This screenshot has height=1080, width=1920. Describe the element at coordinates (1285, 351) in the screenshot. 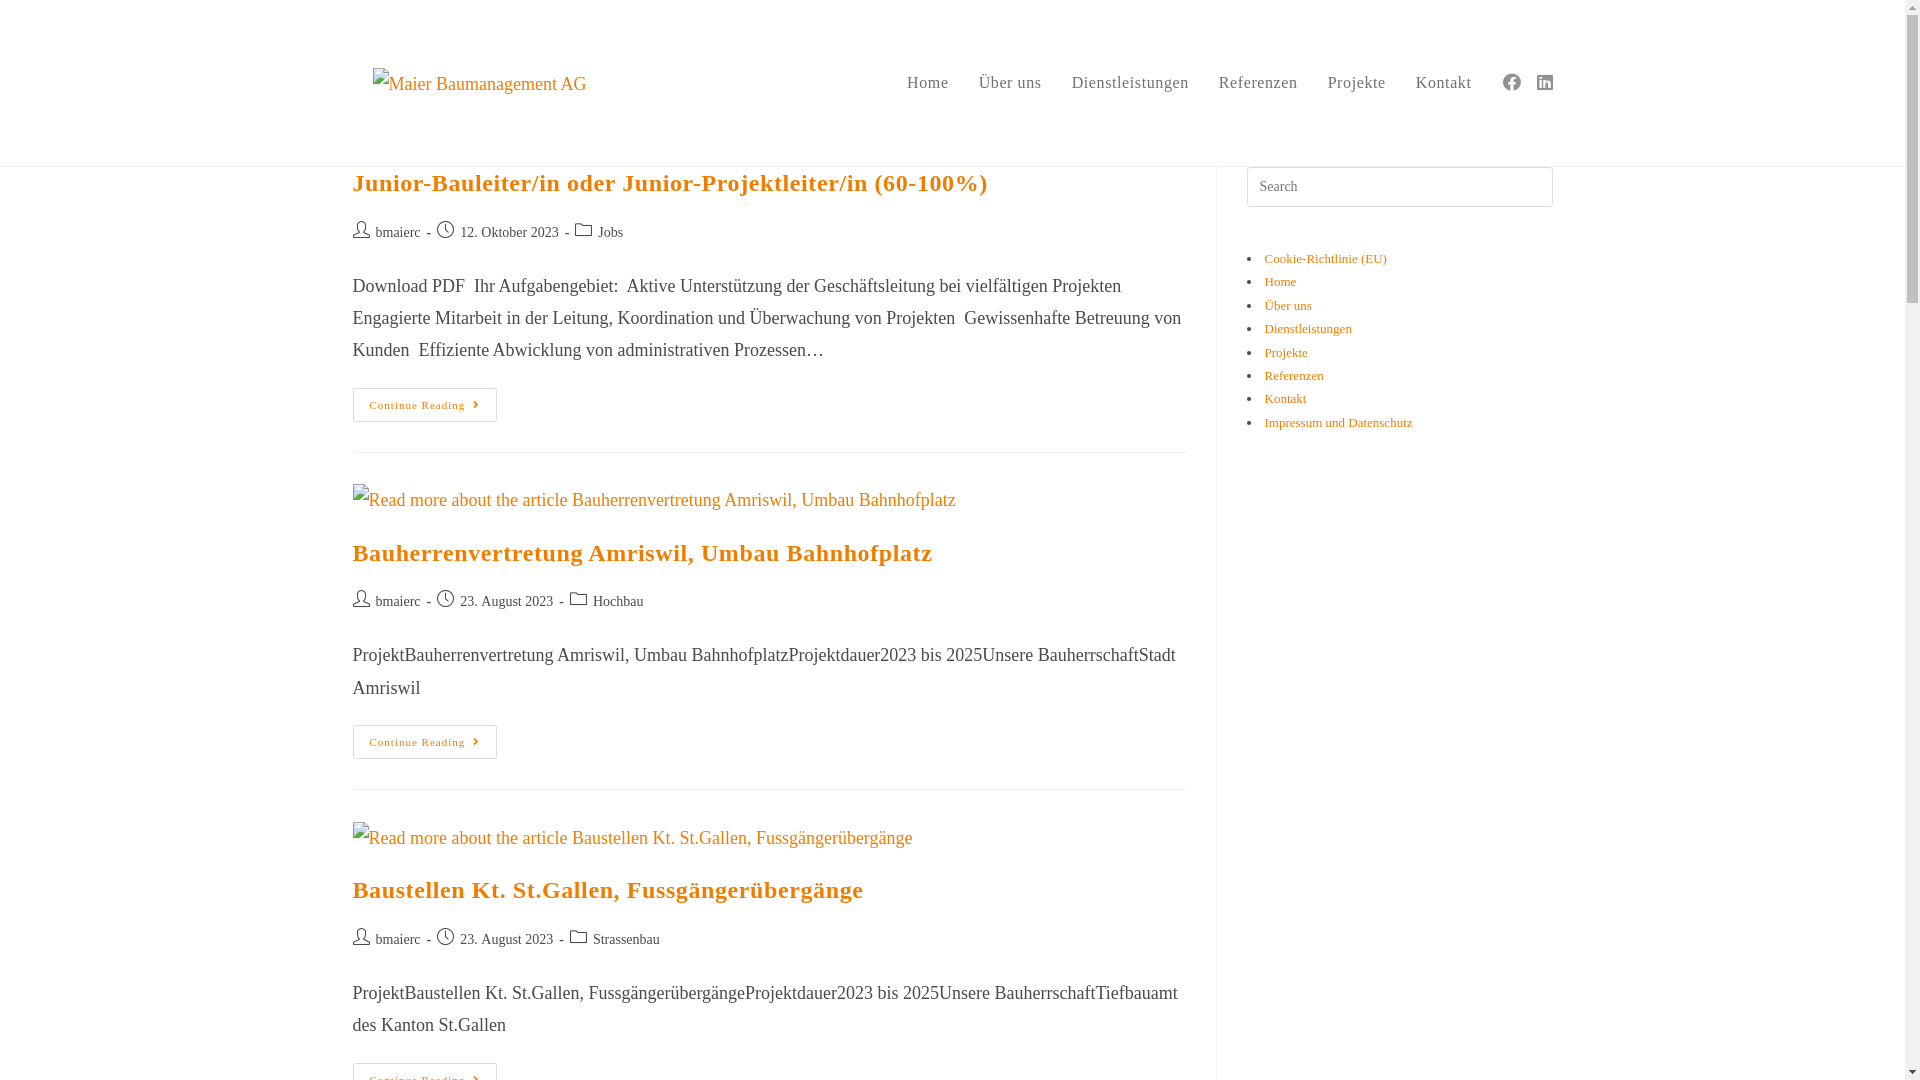

I see `'Projekte'` at that location.